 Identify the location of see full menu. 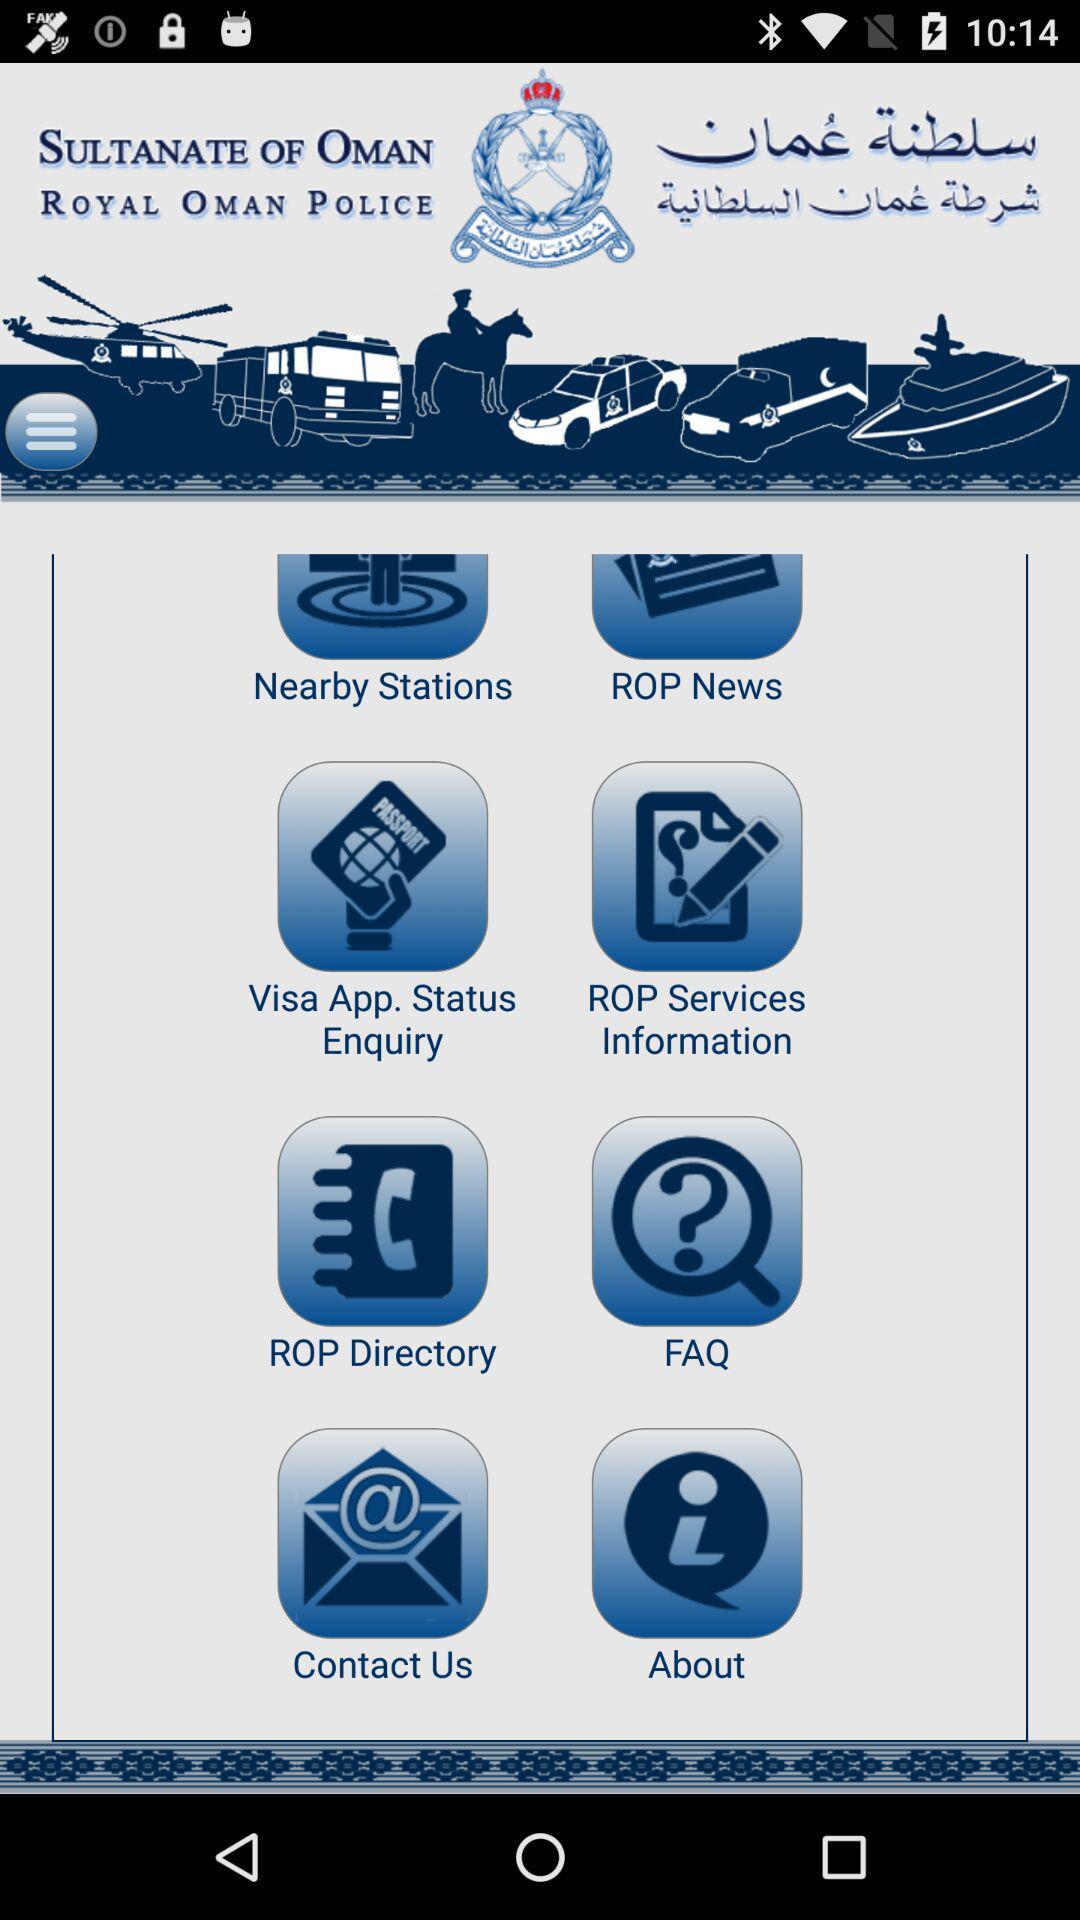
(50, 430).